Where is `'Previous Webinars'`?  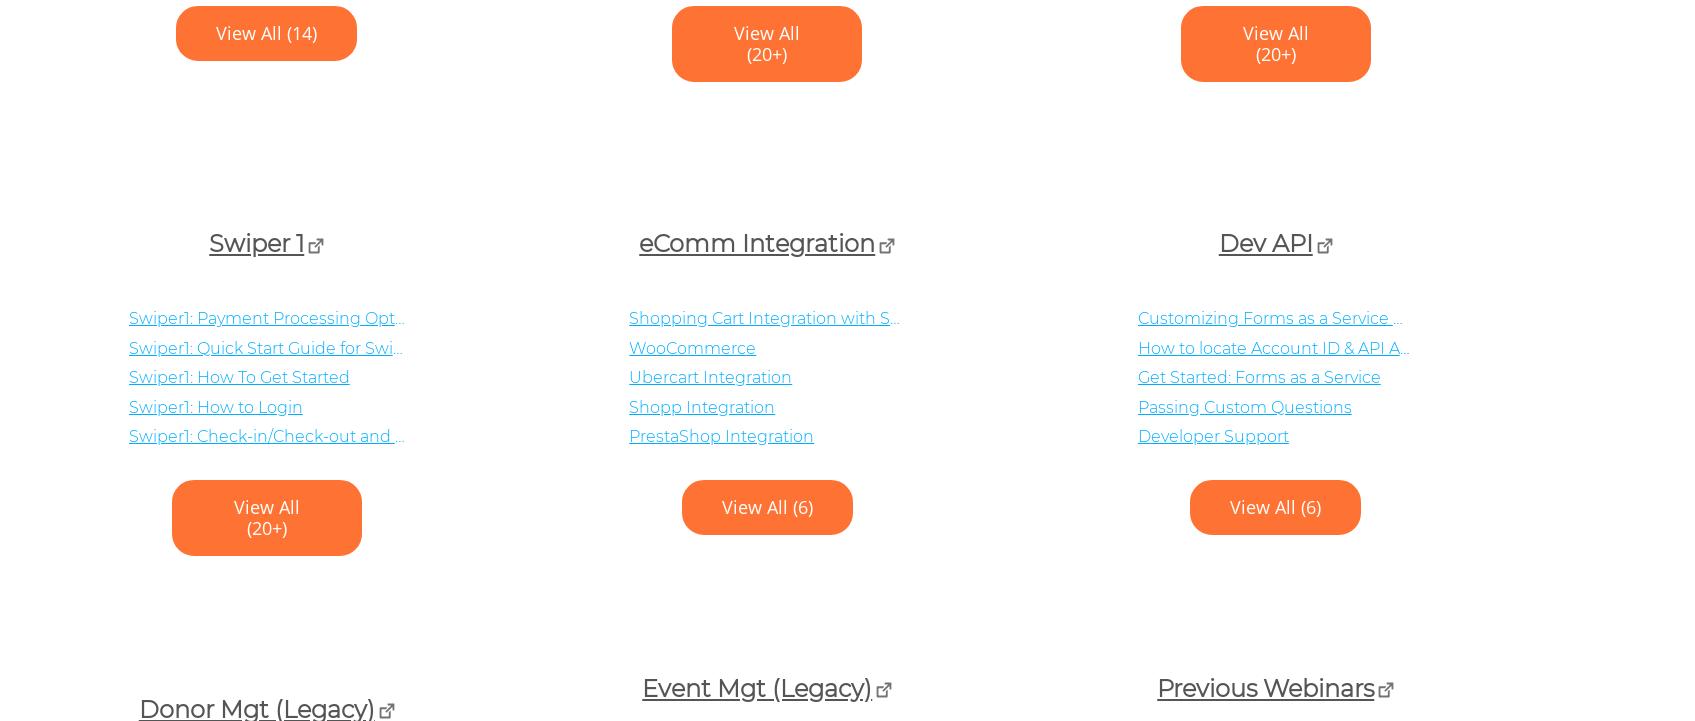 'Previous Webinars' is located at coordinates (1264, 686).